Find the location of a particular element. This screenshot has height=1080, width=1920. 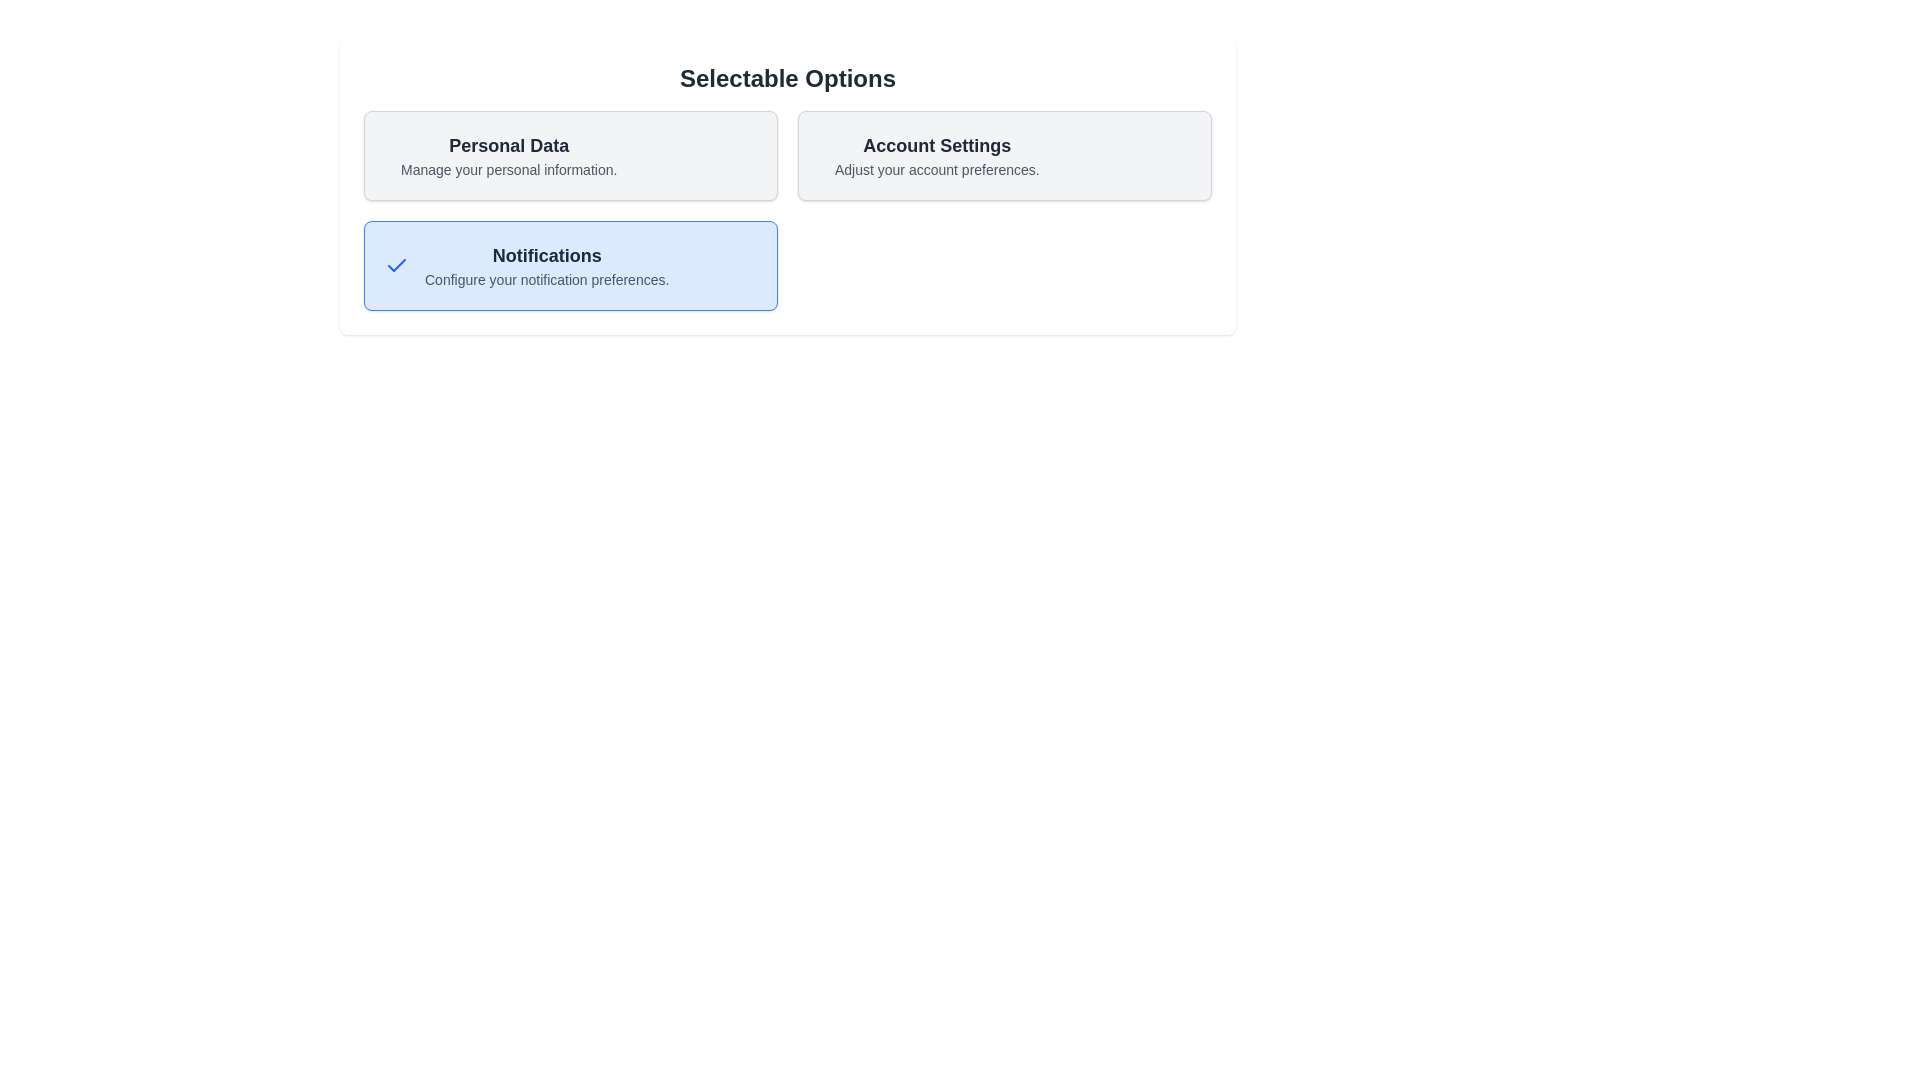

the first selectable card in the upper-left section of the grid layout is located at coordinates (570, 154).